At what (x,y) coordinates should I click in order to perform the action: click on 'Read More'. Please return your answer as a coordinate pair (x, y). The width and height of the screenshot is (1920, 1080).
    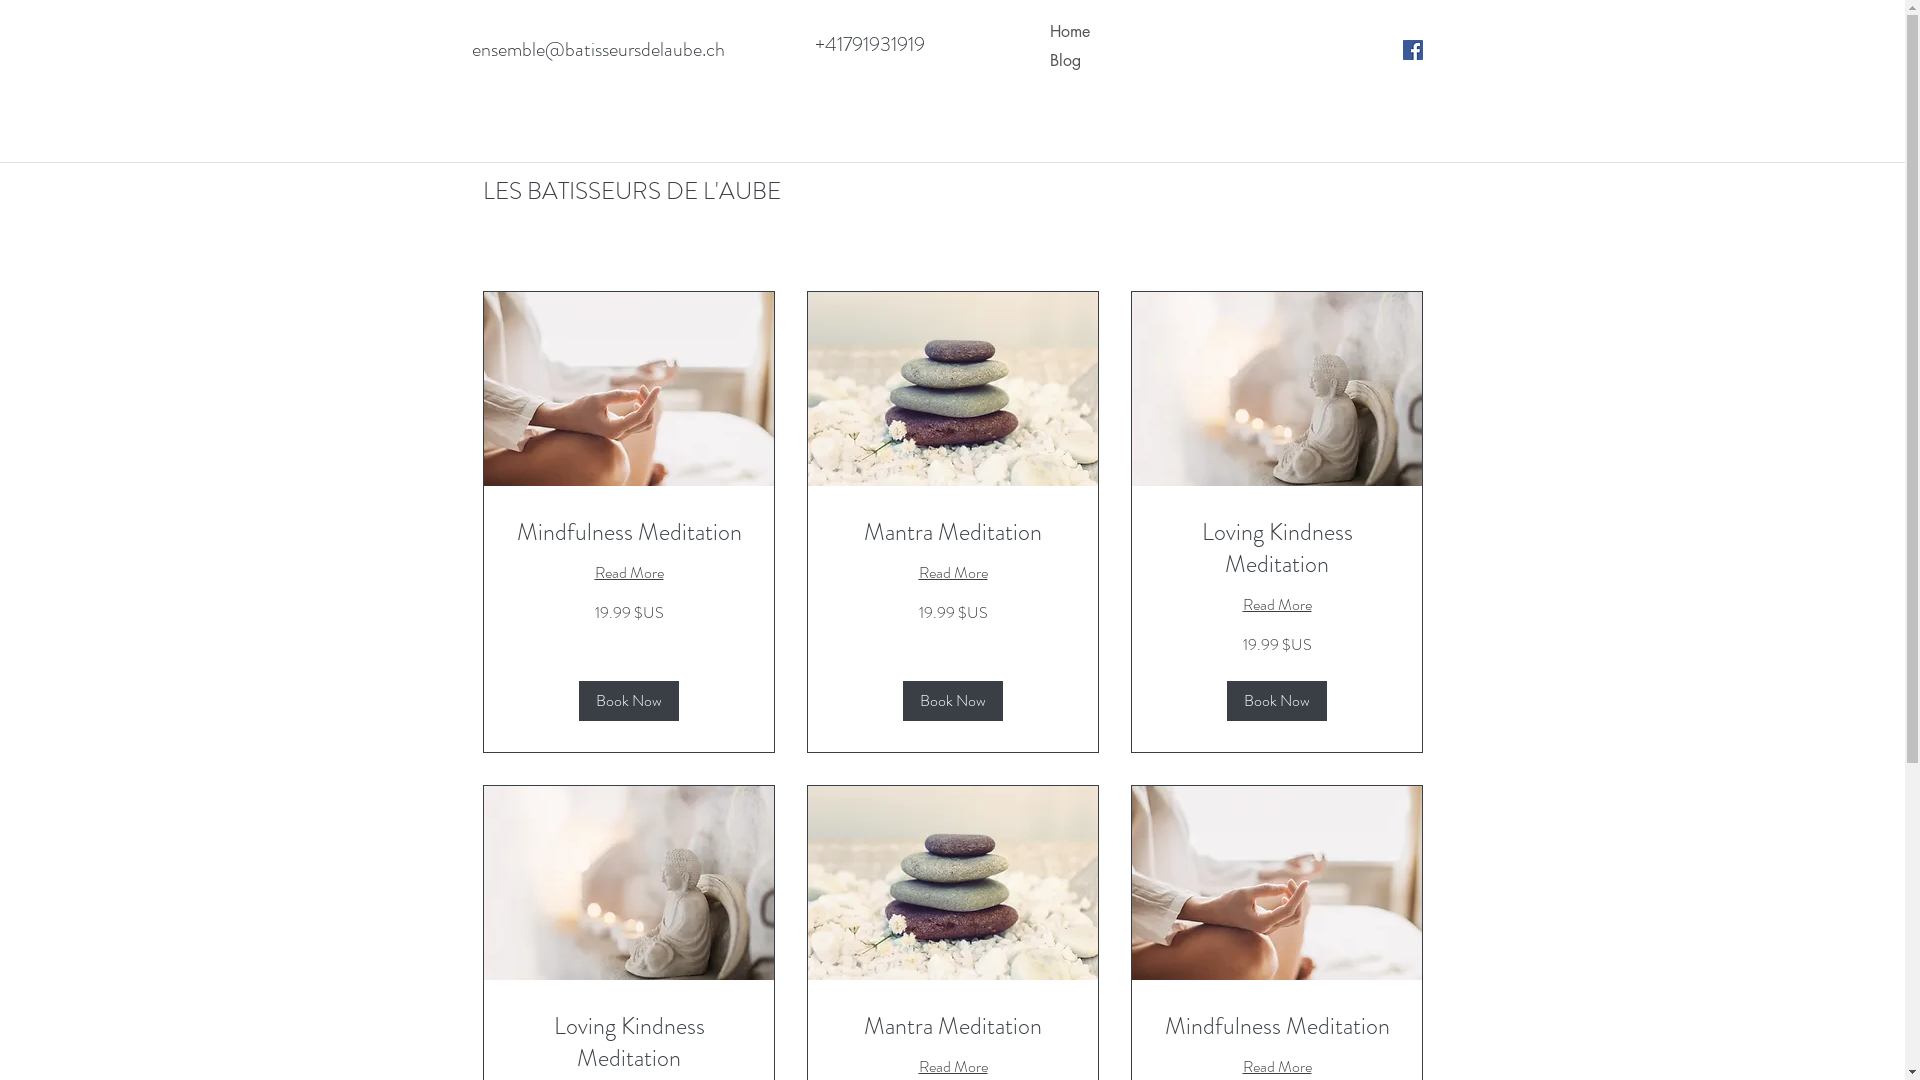
    Looking at the image, I should click on (627, 573).